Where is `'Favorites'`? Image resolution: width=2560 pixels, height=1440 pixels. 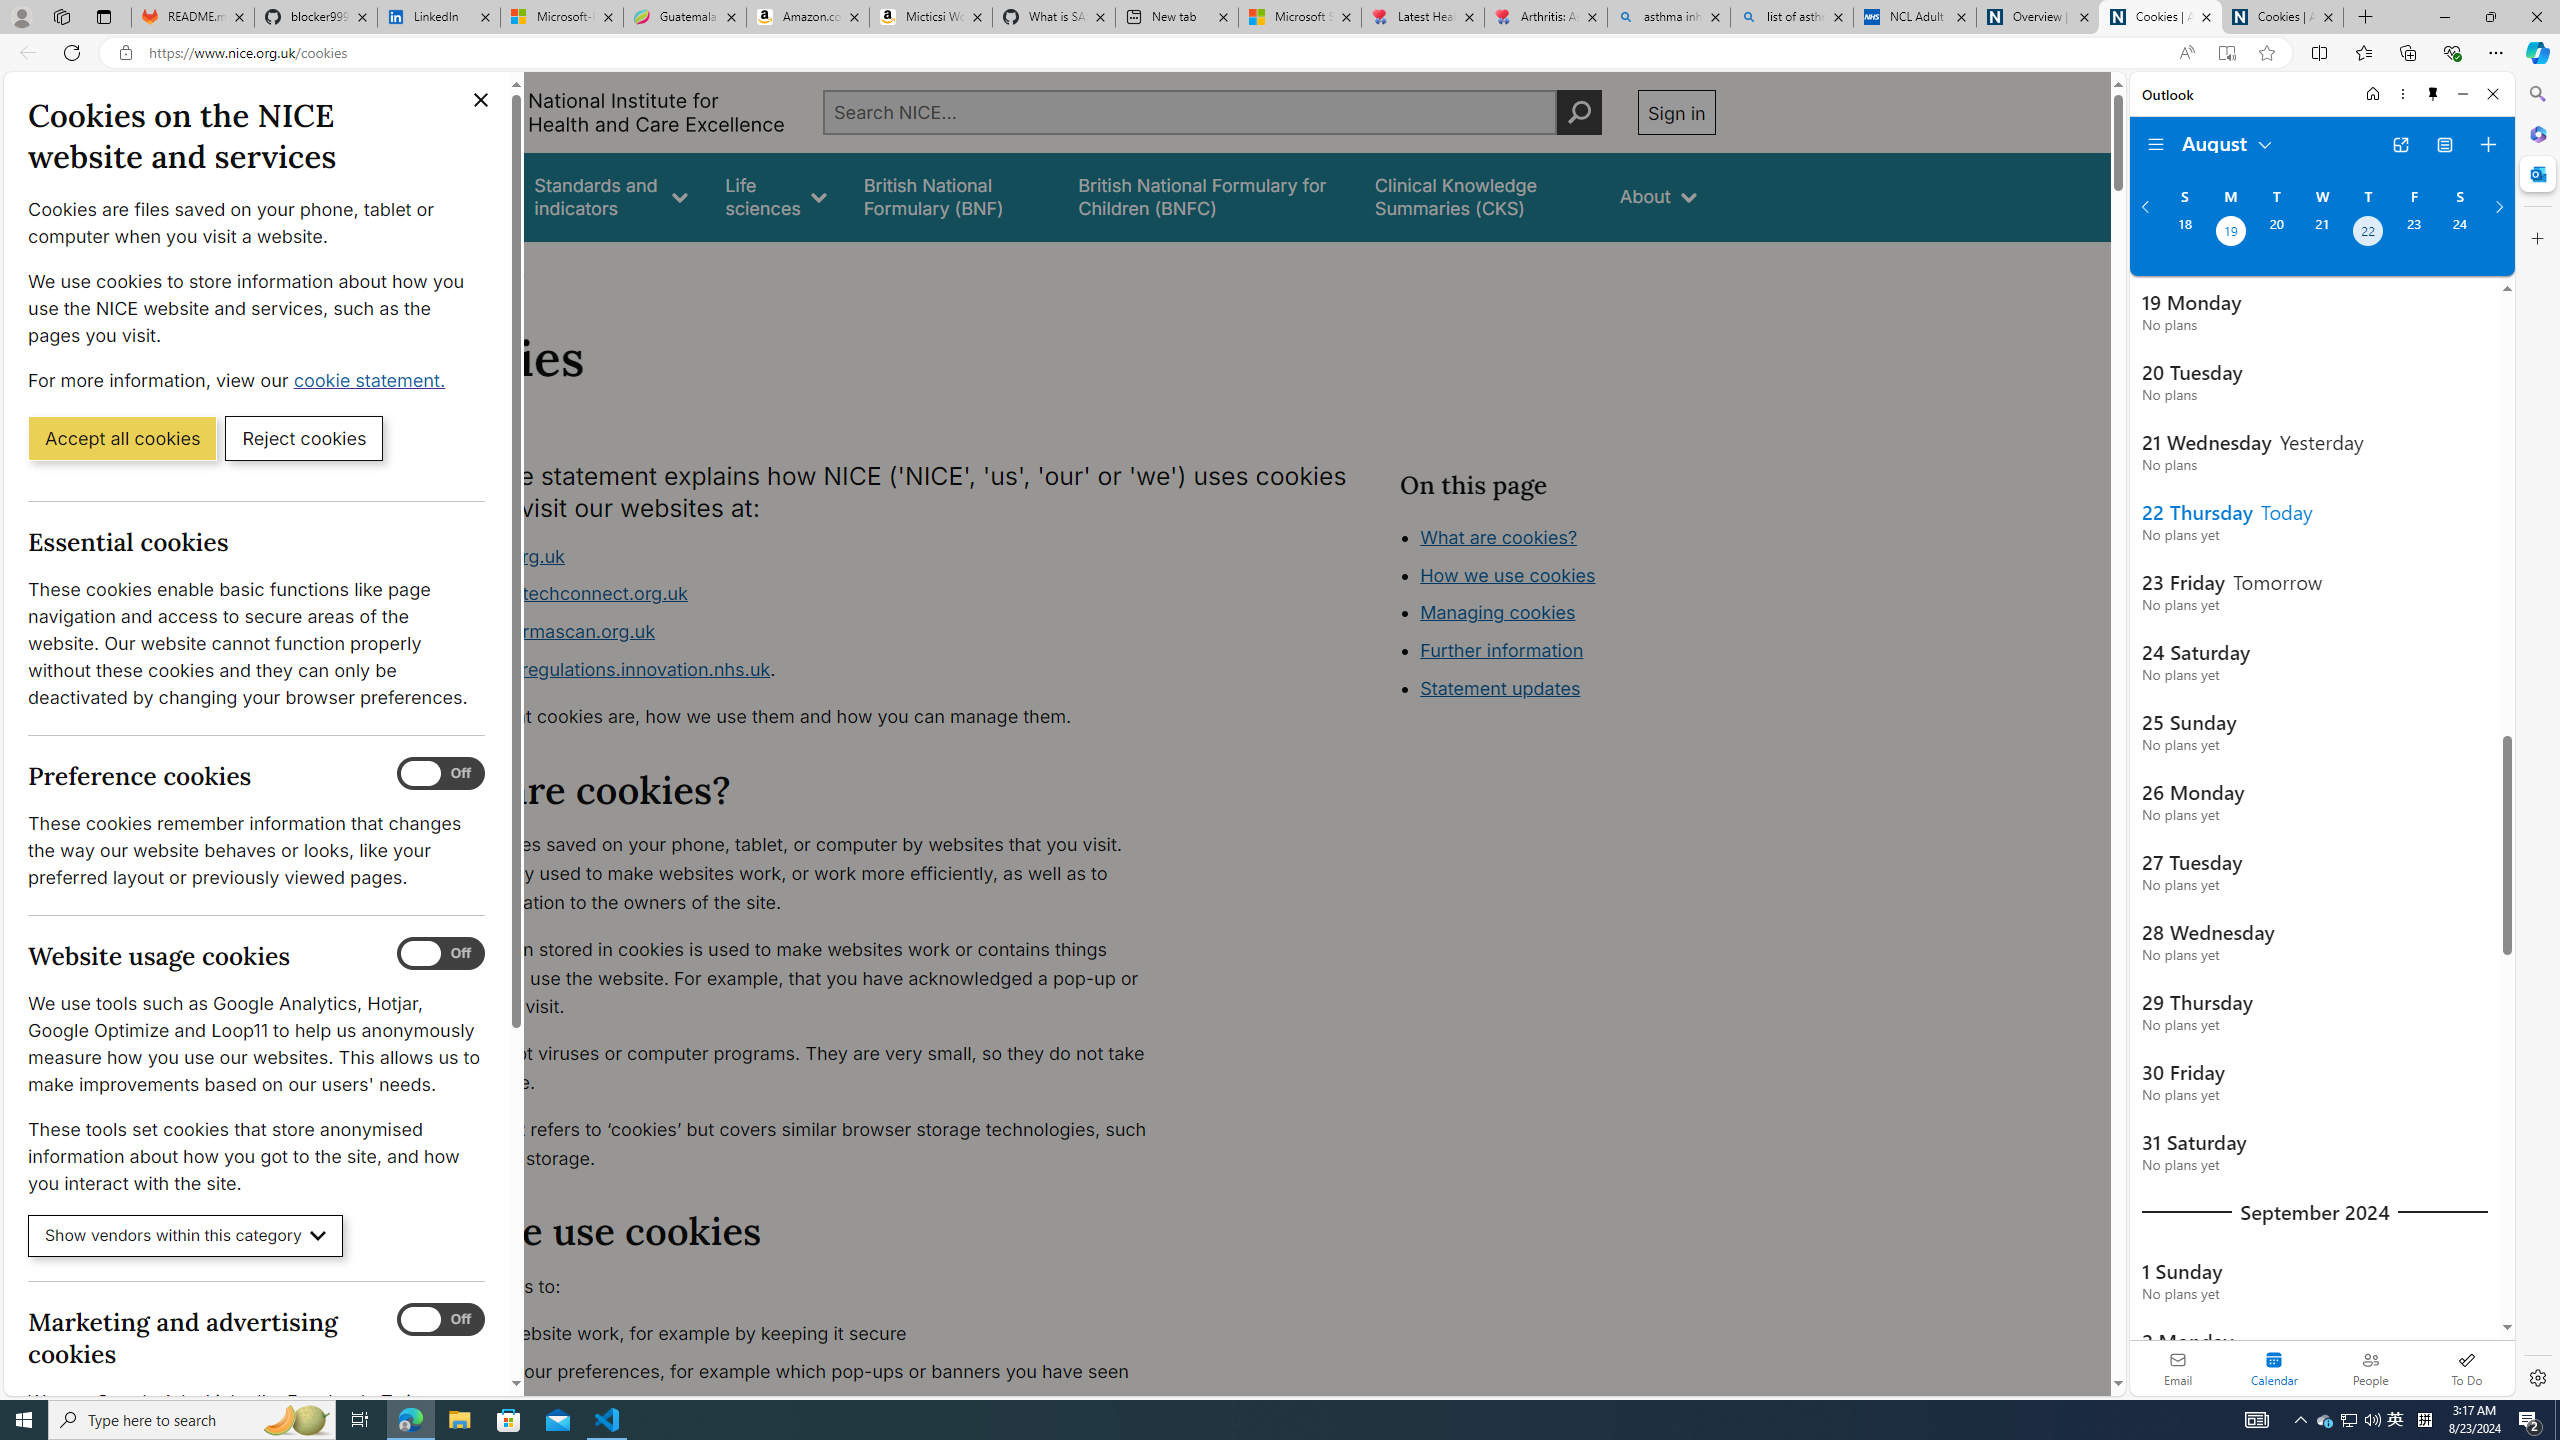
'Favorites' is located at coordinates (2364, 51).